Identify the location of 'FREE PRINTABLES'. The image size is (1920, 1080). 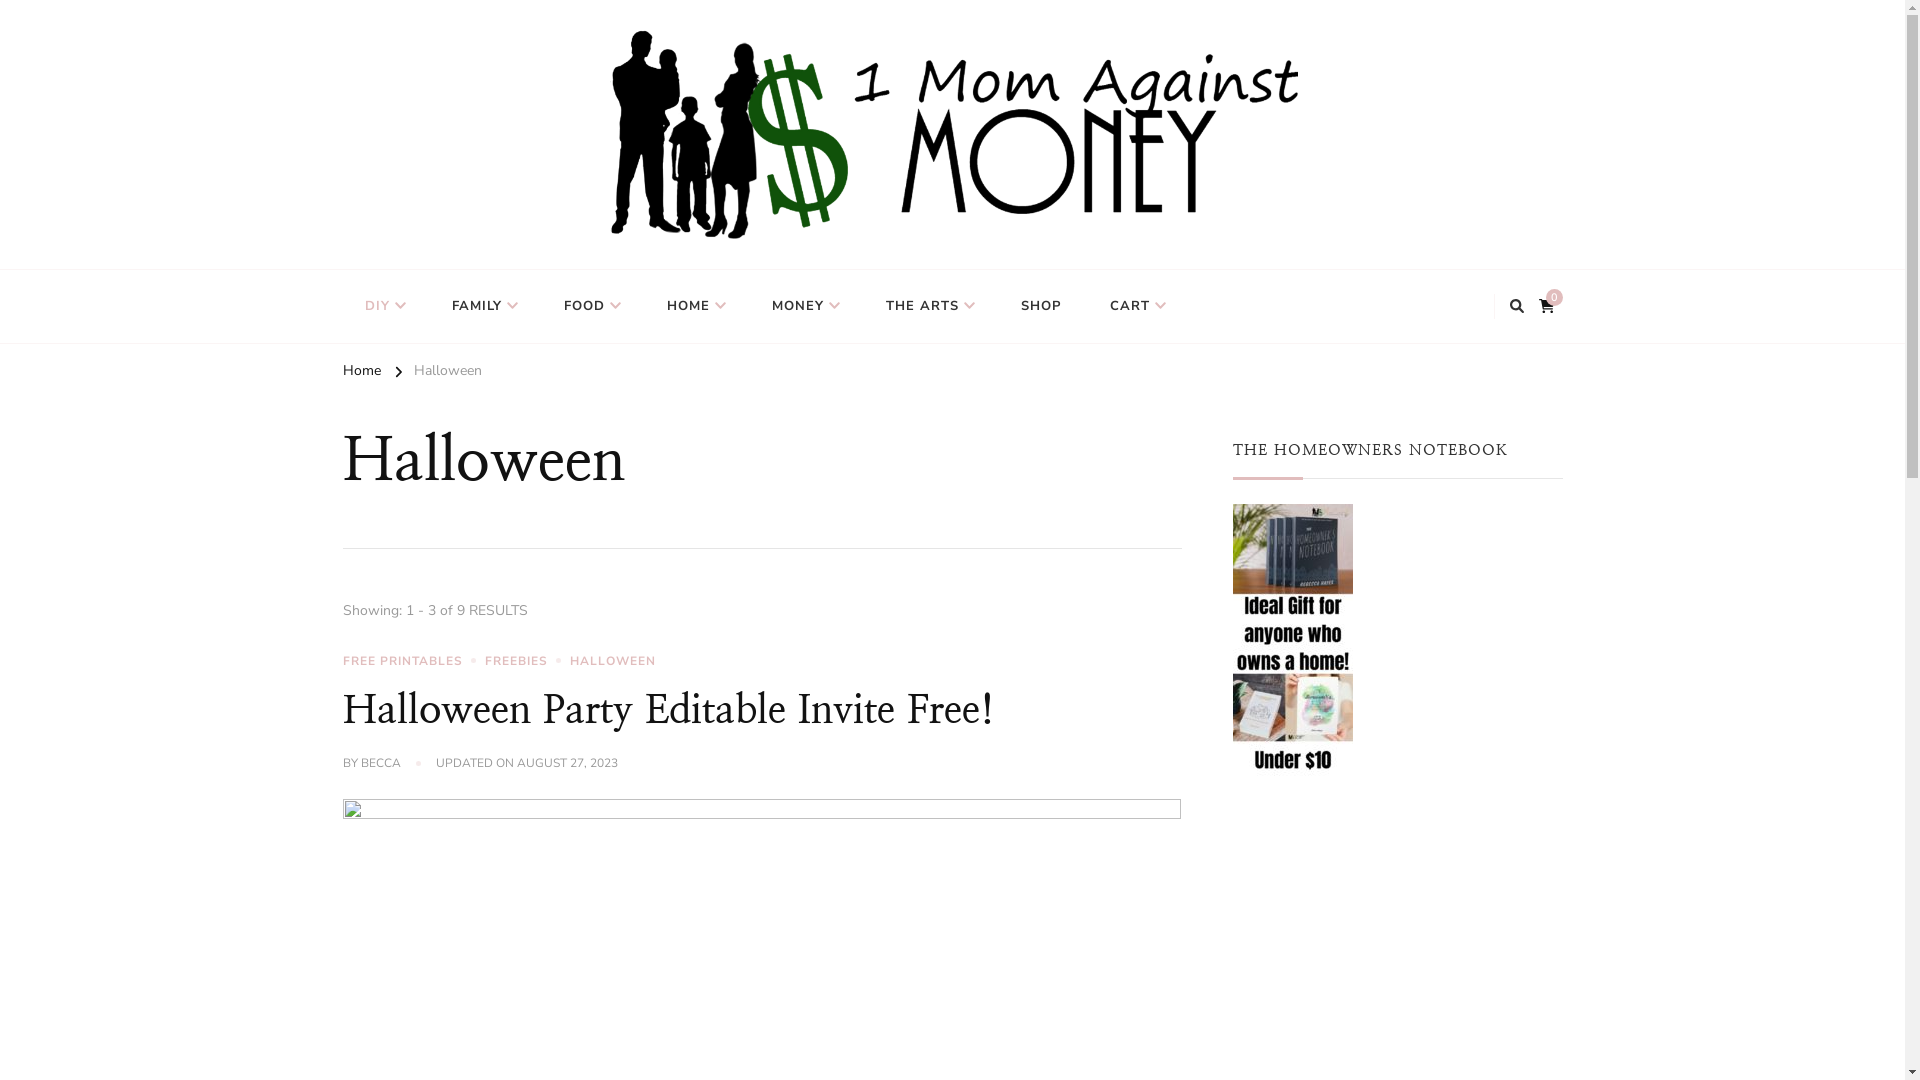
(411, 660).